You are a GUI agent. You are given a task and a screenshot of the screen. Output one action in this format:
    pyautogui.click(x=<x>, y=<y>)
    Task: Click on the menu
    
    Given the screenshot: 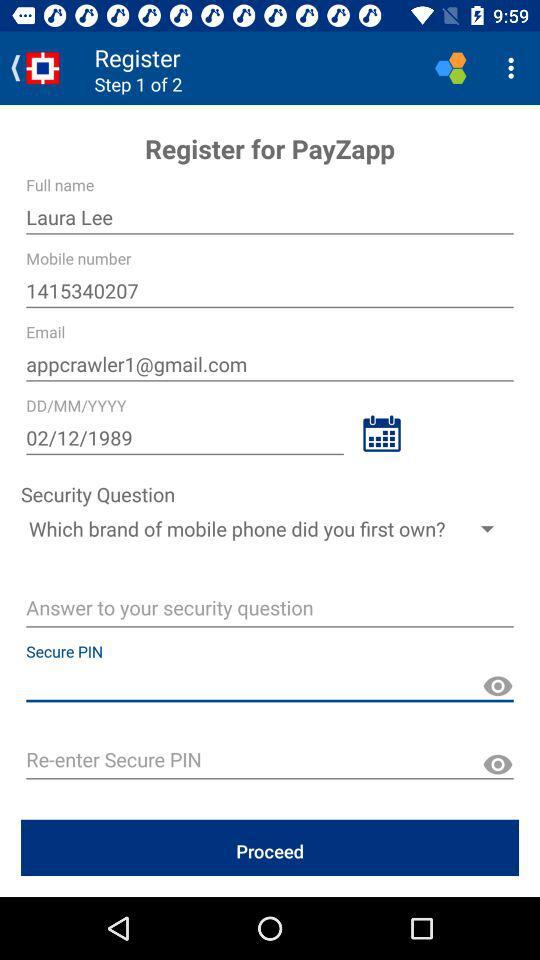 What is the action you would take?
    pyautogui.click(x=514, y=68)
    